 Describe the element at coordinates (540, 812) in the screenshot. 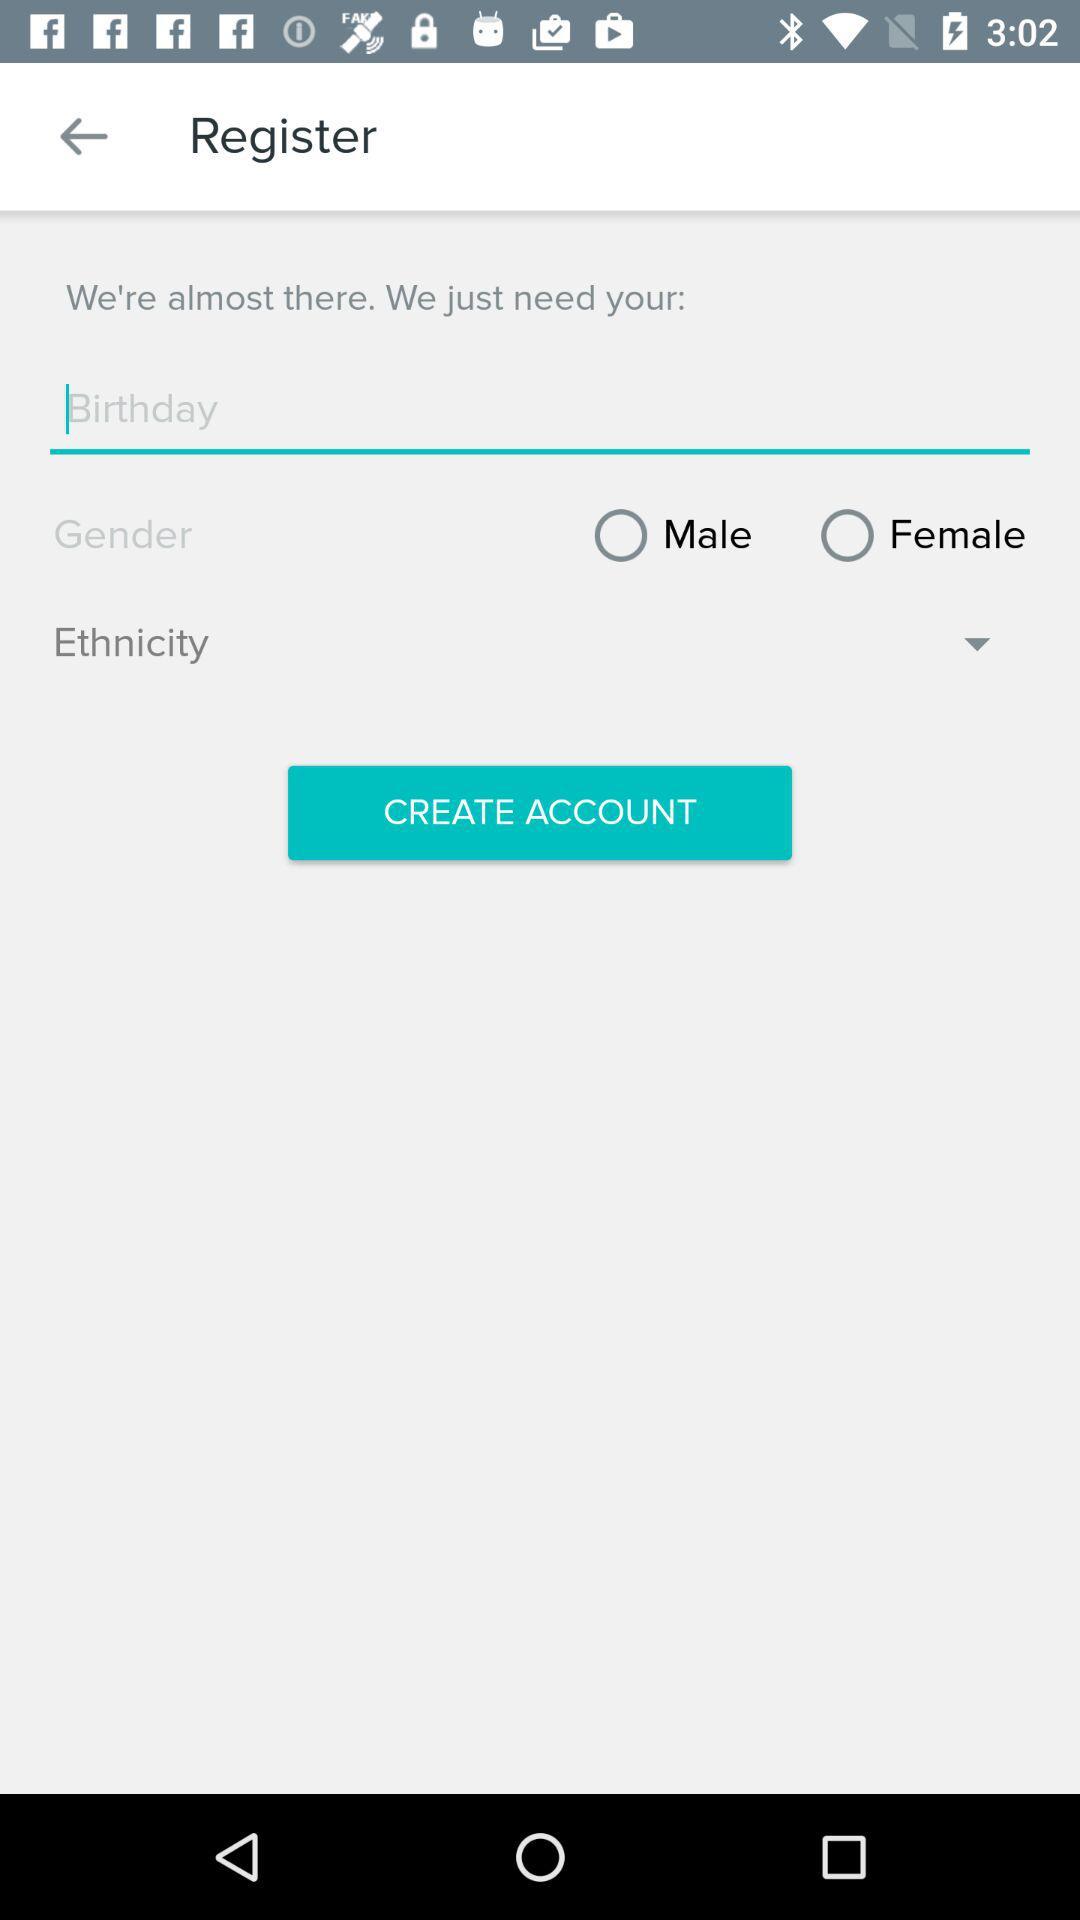

I see `create account` at that location.